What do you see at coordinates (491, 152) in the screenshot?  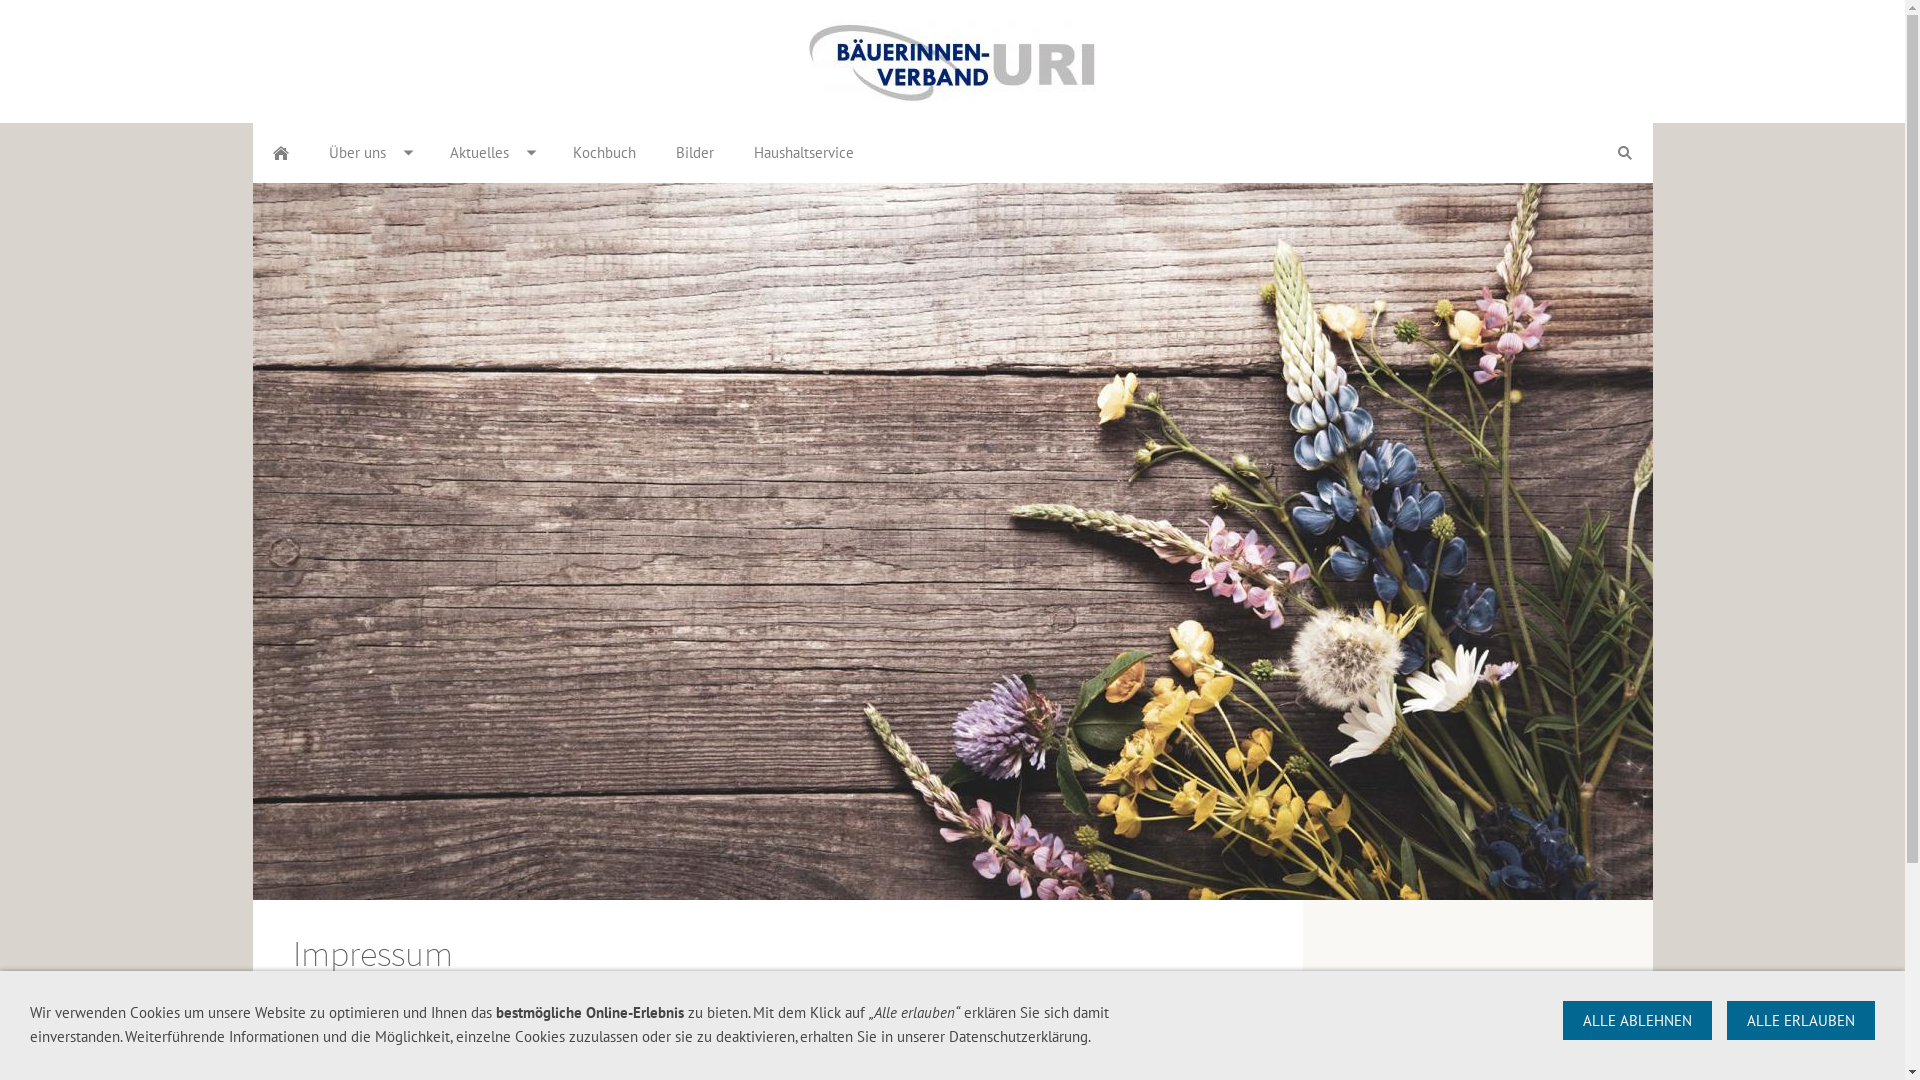 I see `'Aktuelles'` at bounding box center [491, 152].